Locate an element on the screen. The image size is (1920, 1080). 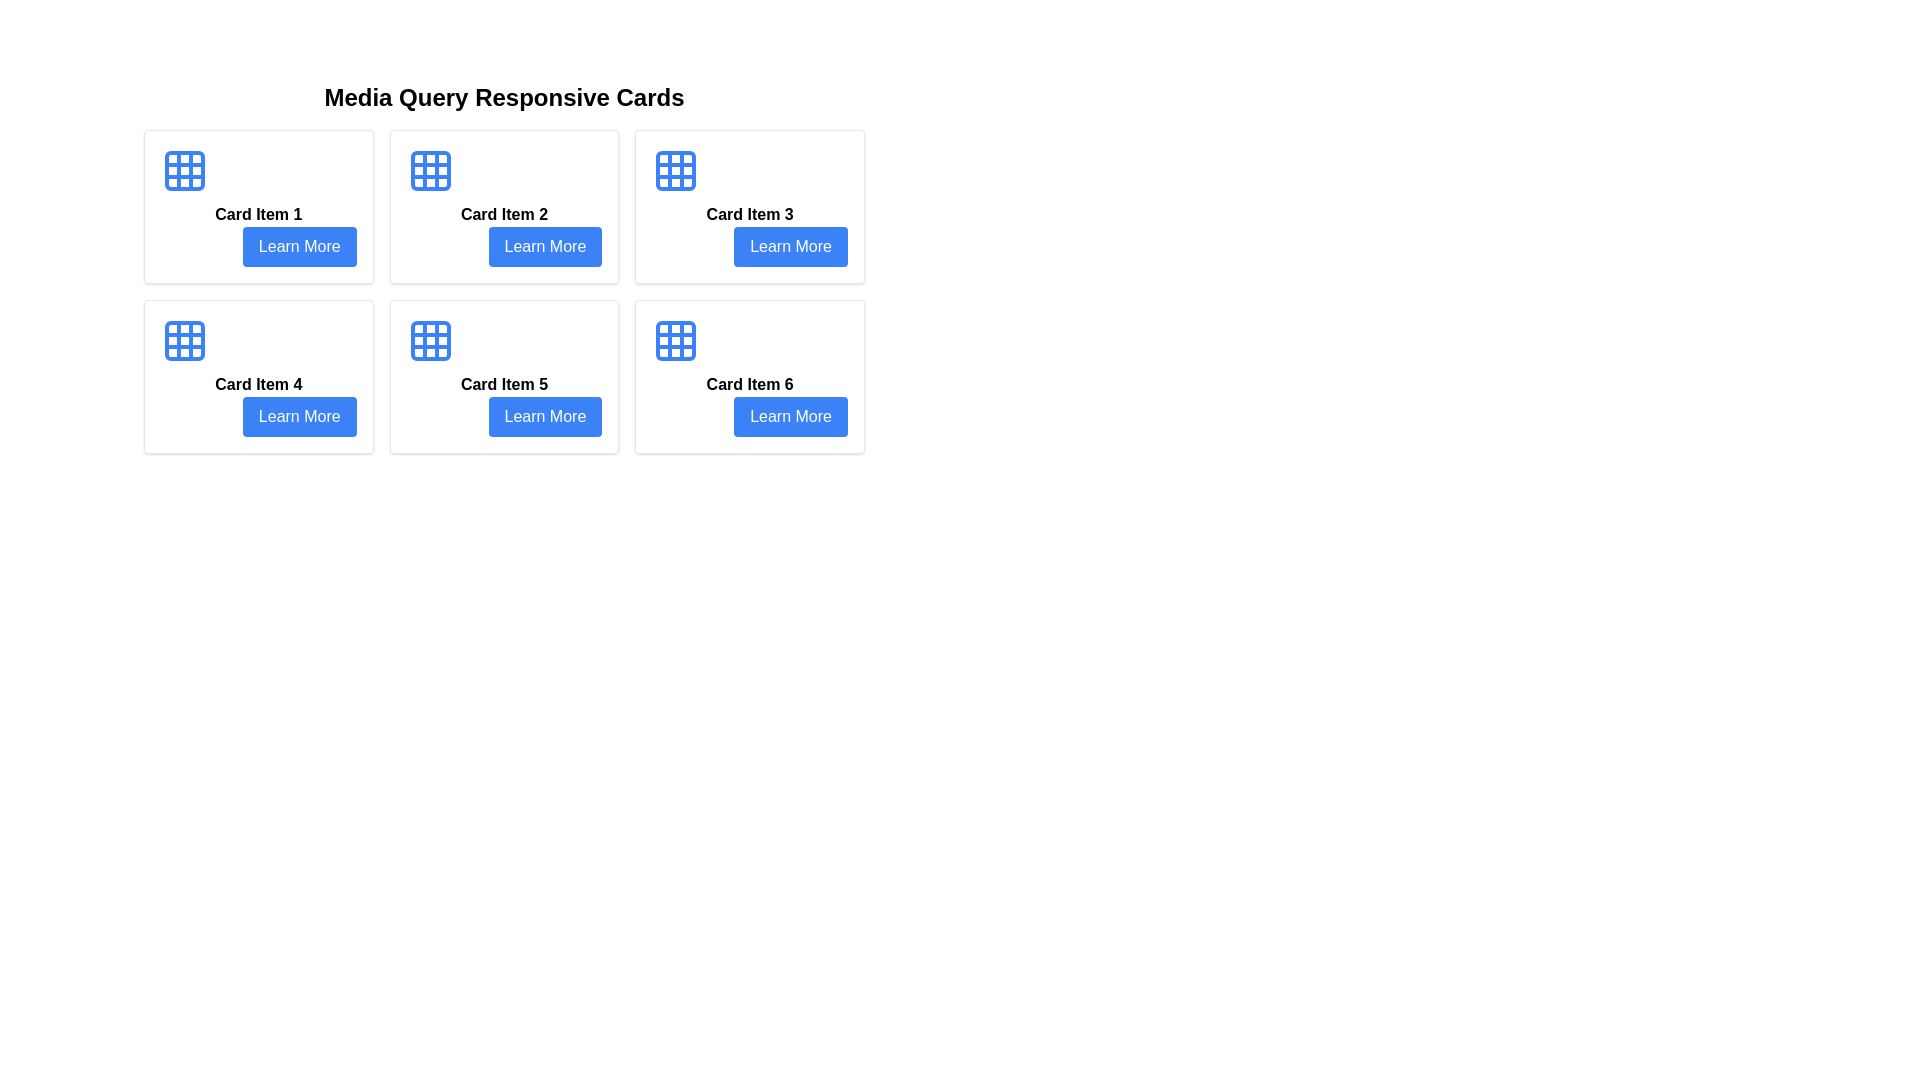
the blue grid icon element located above the text 'Card Item 4' in the bottom-left card of the grid layout is located at coordinates (185, 339).